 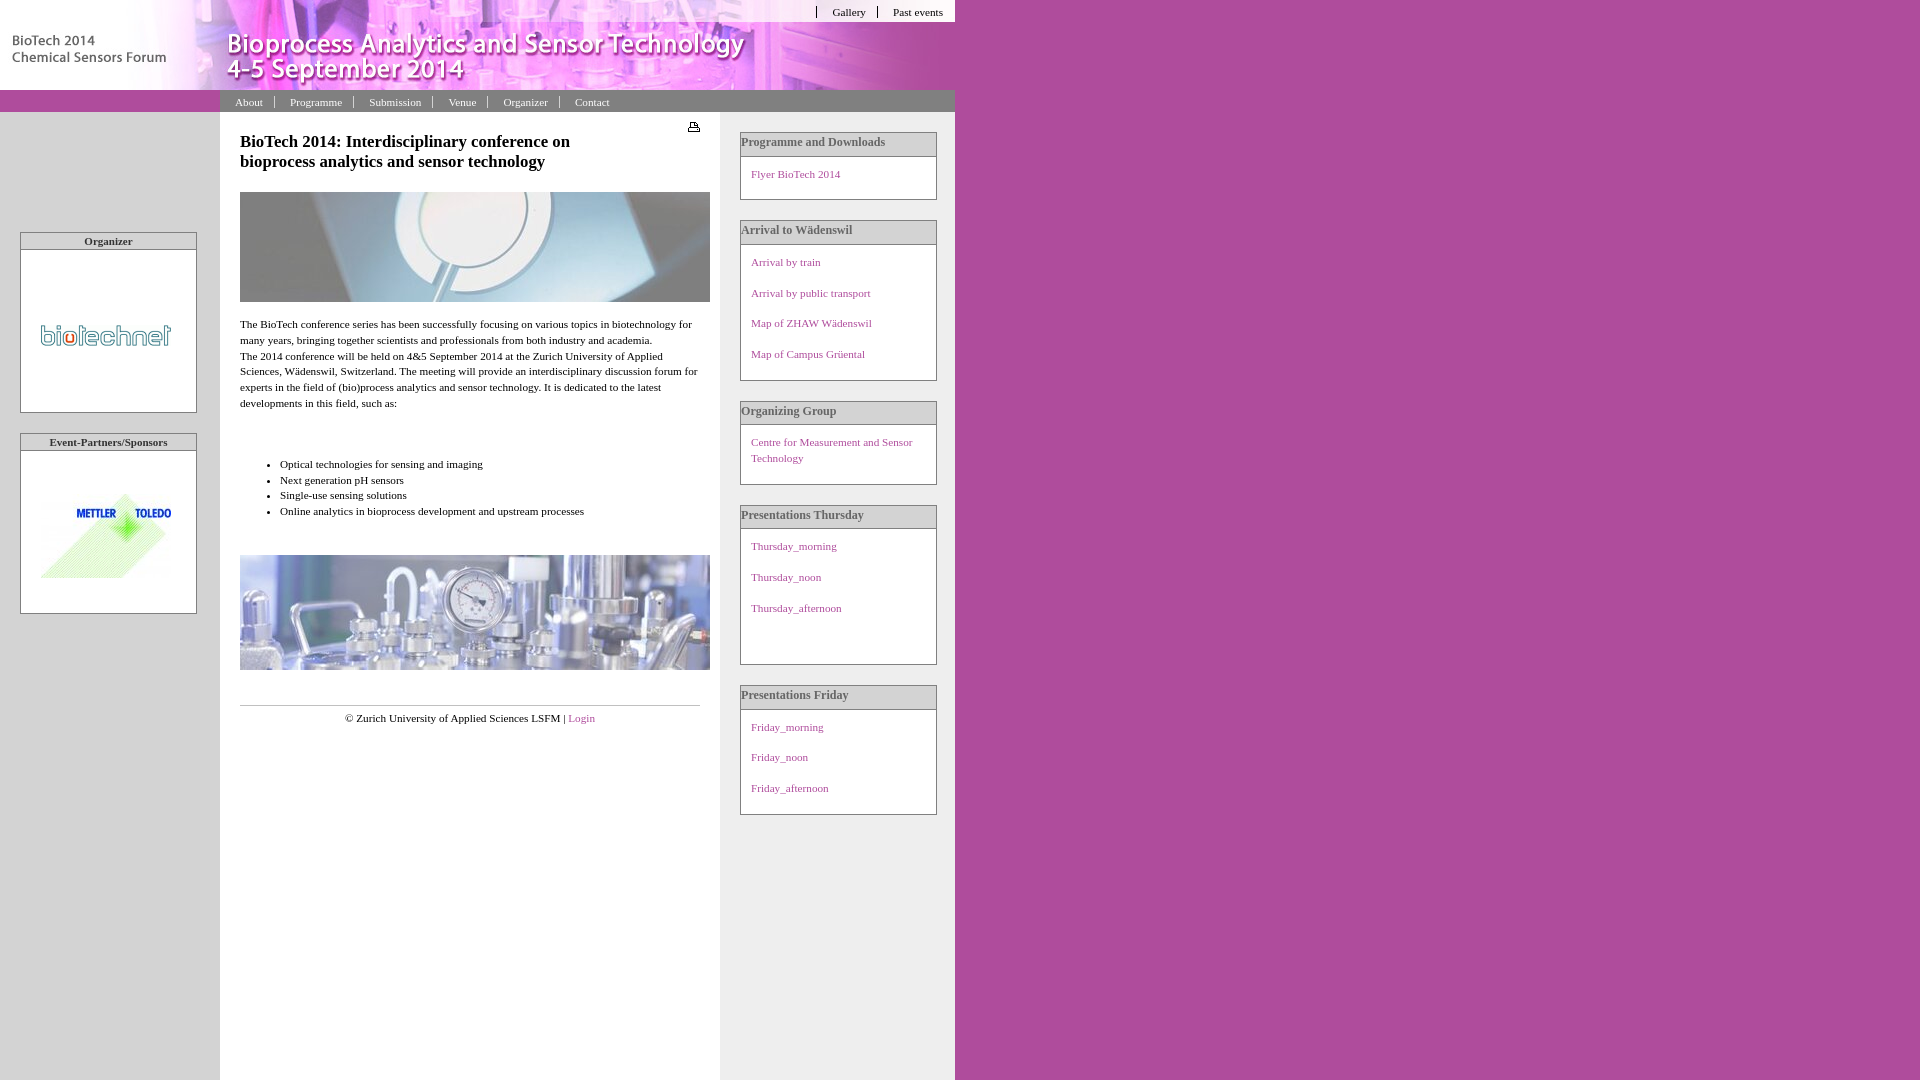 What do you see at coordinates (816, 11) in the screenshot?
I see `'Gallery'` at bounding box center [816, 11].